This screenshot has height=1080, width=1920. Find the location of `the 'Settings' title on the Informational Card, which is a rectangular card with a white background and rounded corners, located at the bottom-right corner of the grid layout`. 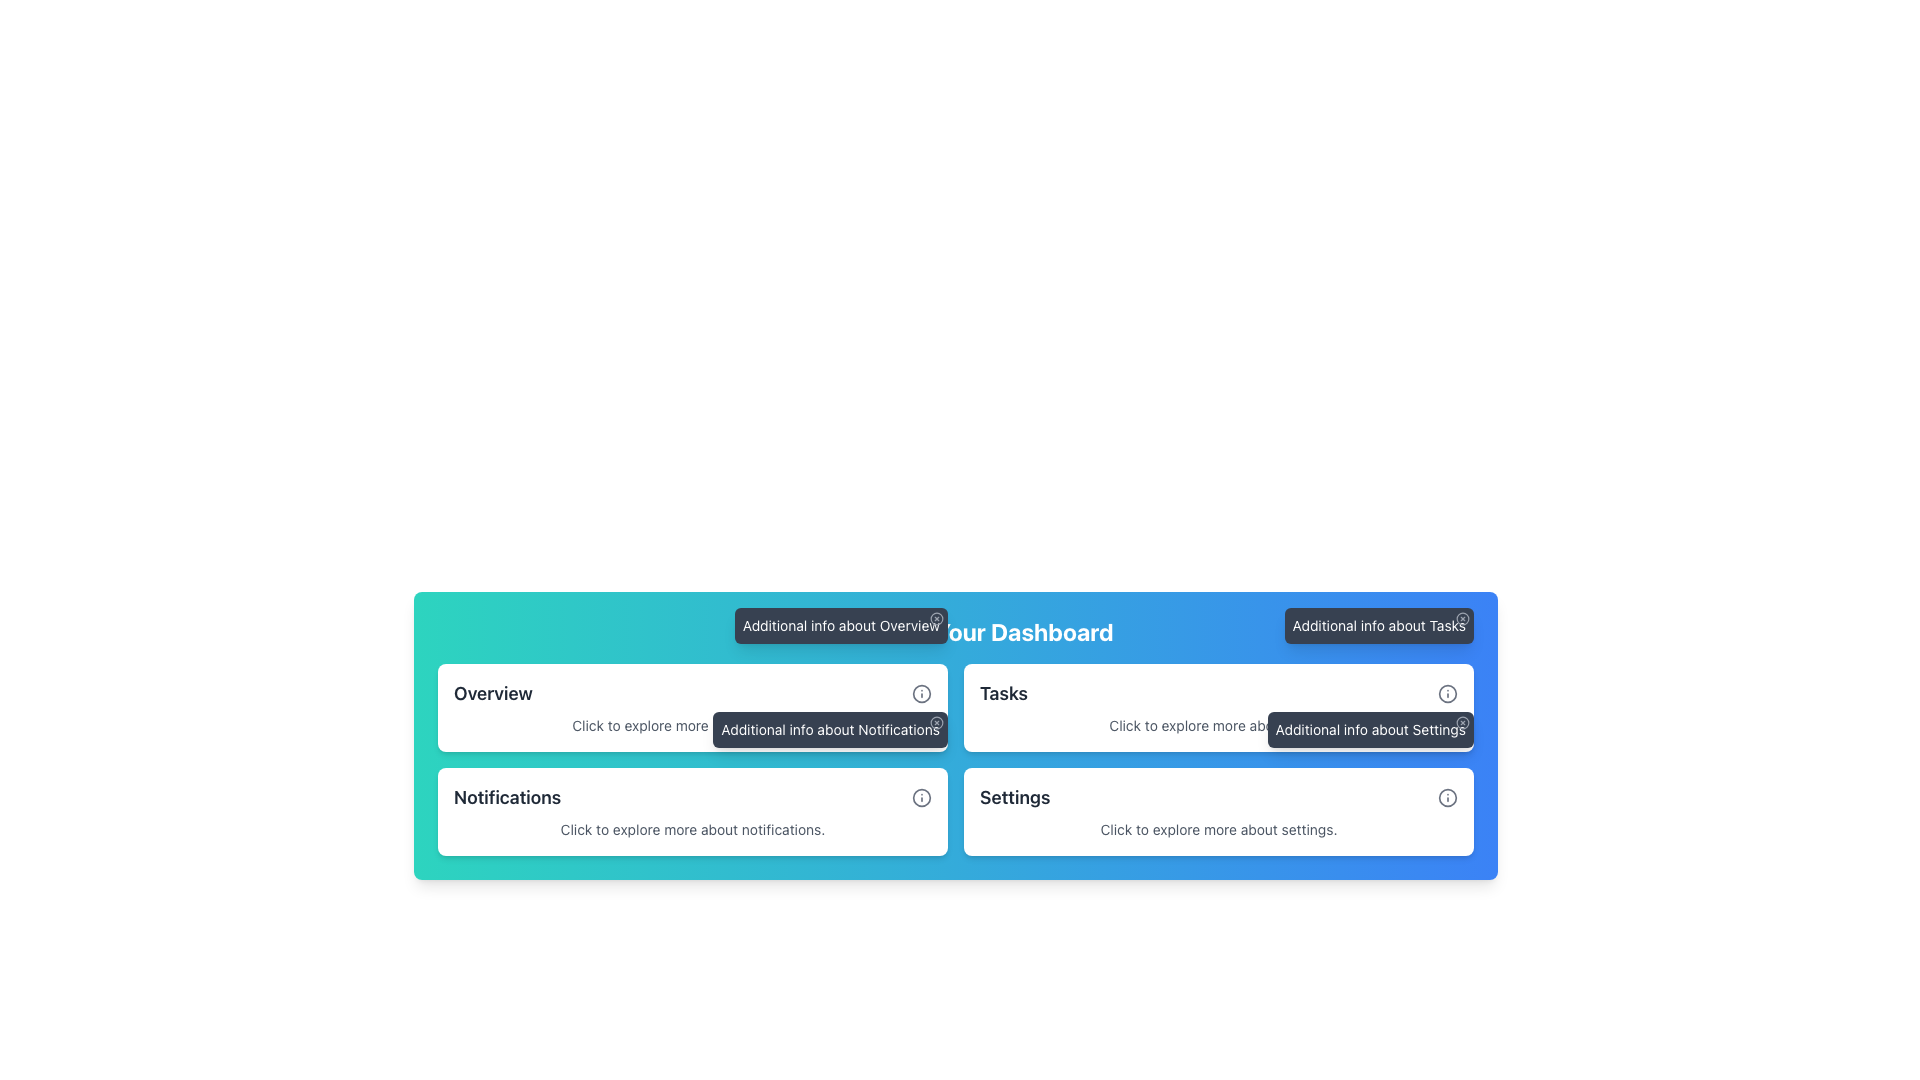

the 'Settings' title on the Informational Card, which is a rectangular card with a white background and rounded corners, located at the bottom-right corner of the grid layout is located at coordinates (1218, 812).